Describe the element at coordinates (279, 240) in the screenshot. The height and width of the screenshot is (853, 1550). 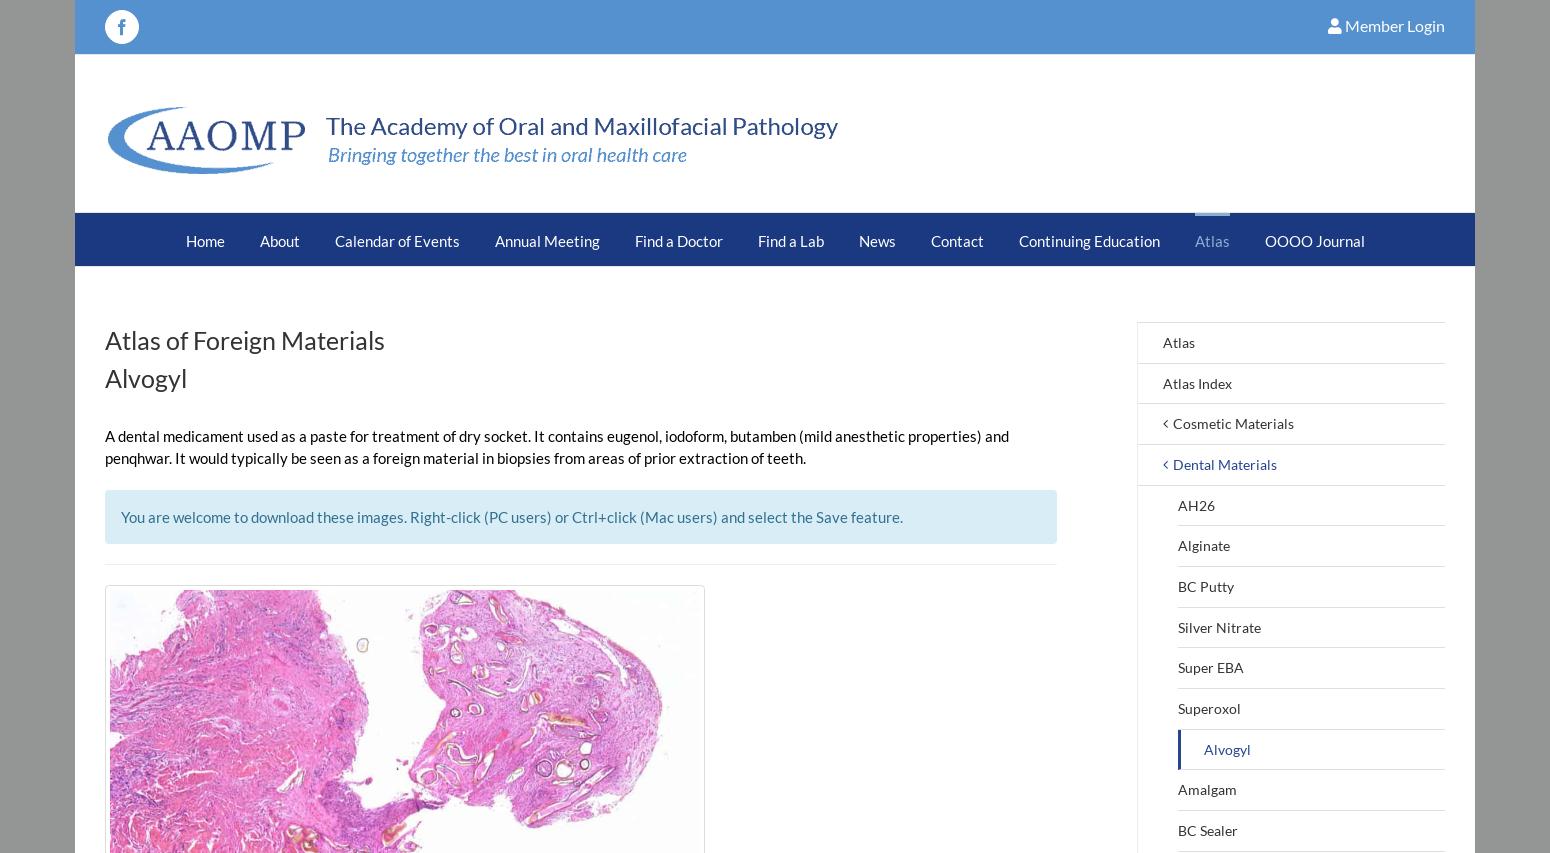
I see `'About'` at that location.